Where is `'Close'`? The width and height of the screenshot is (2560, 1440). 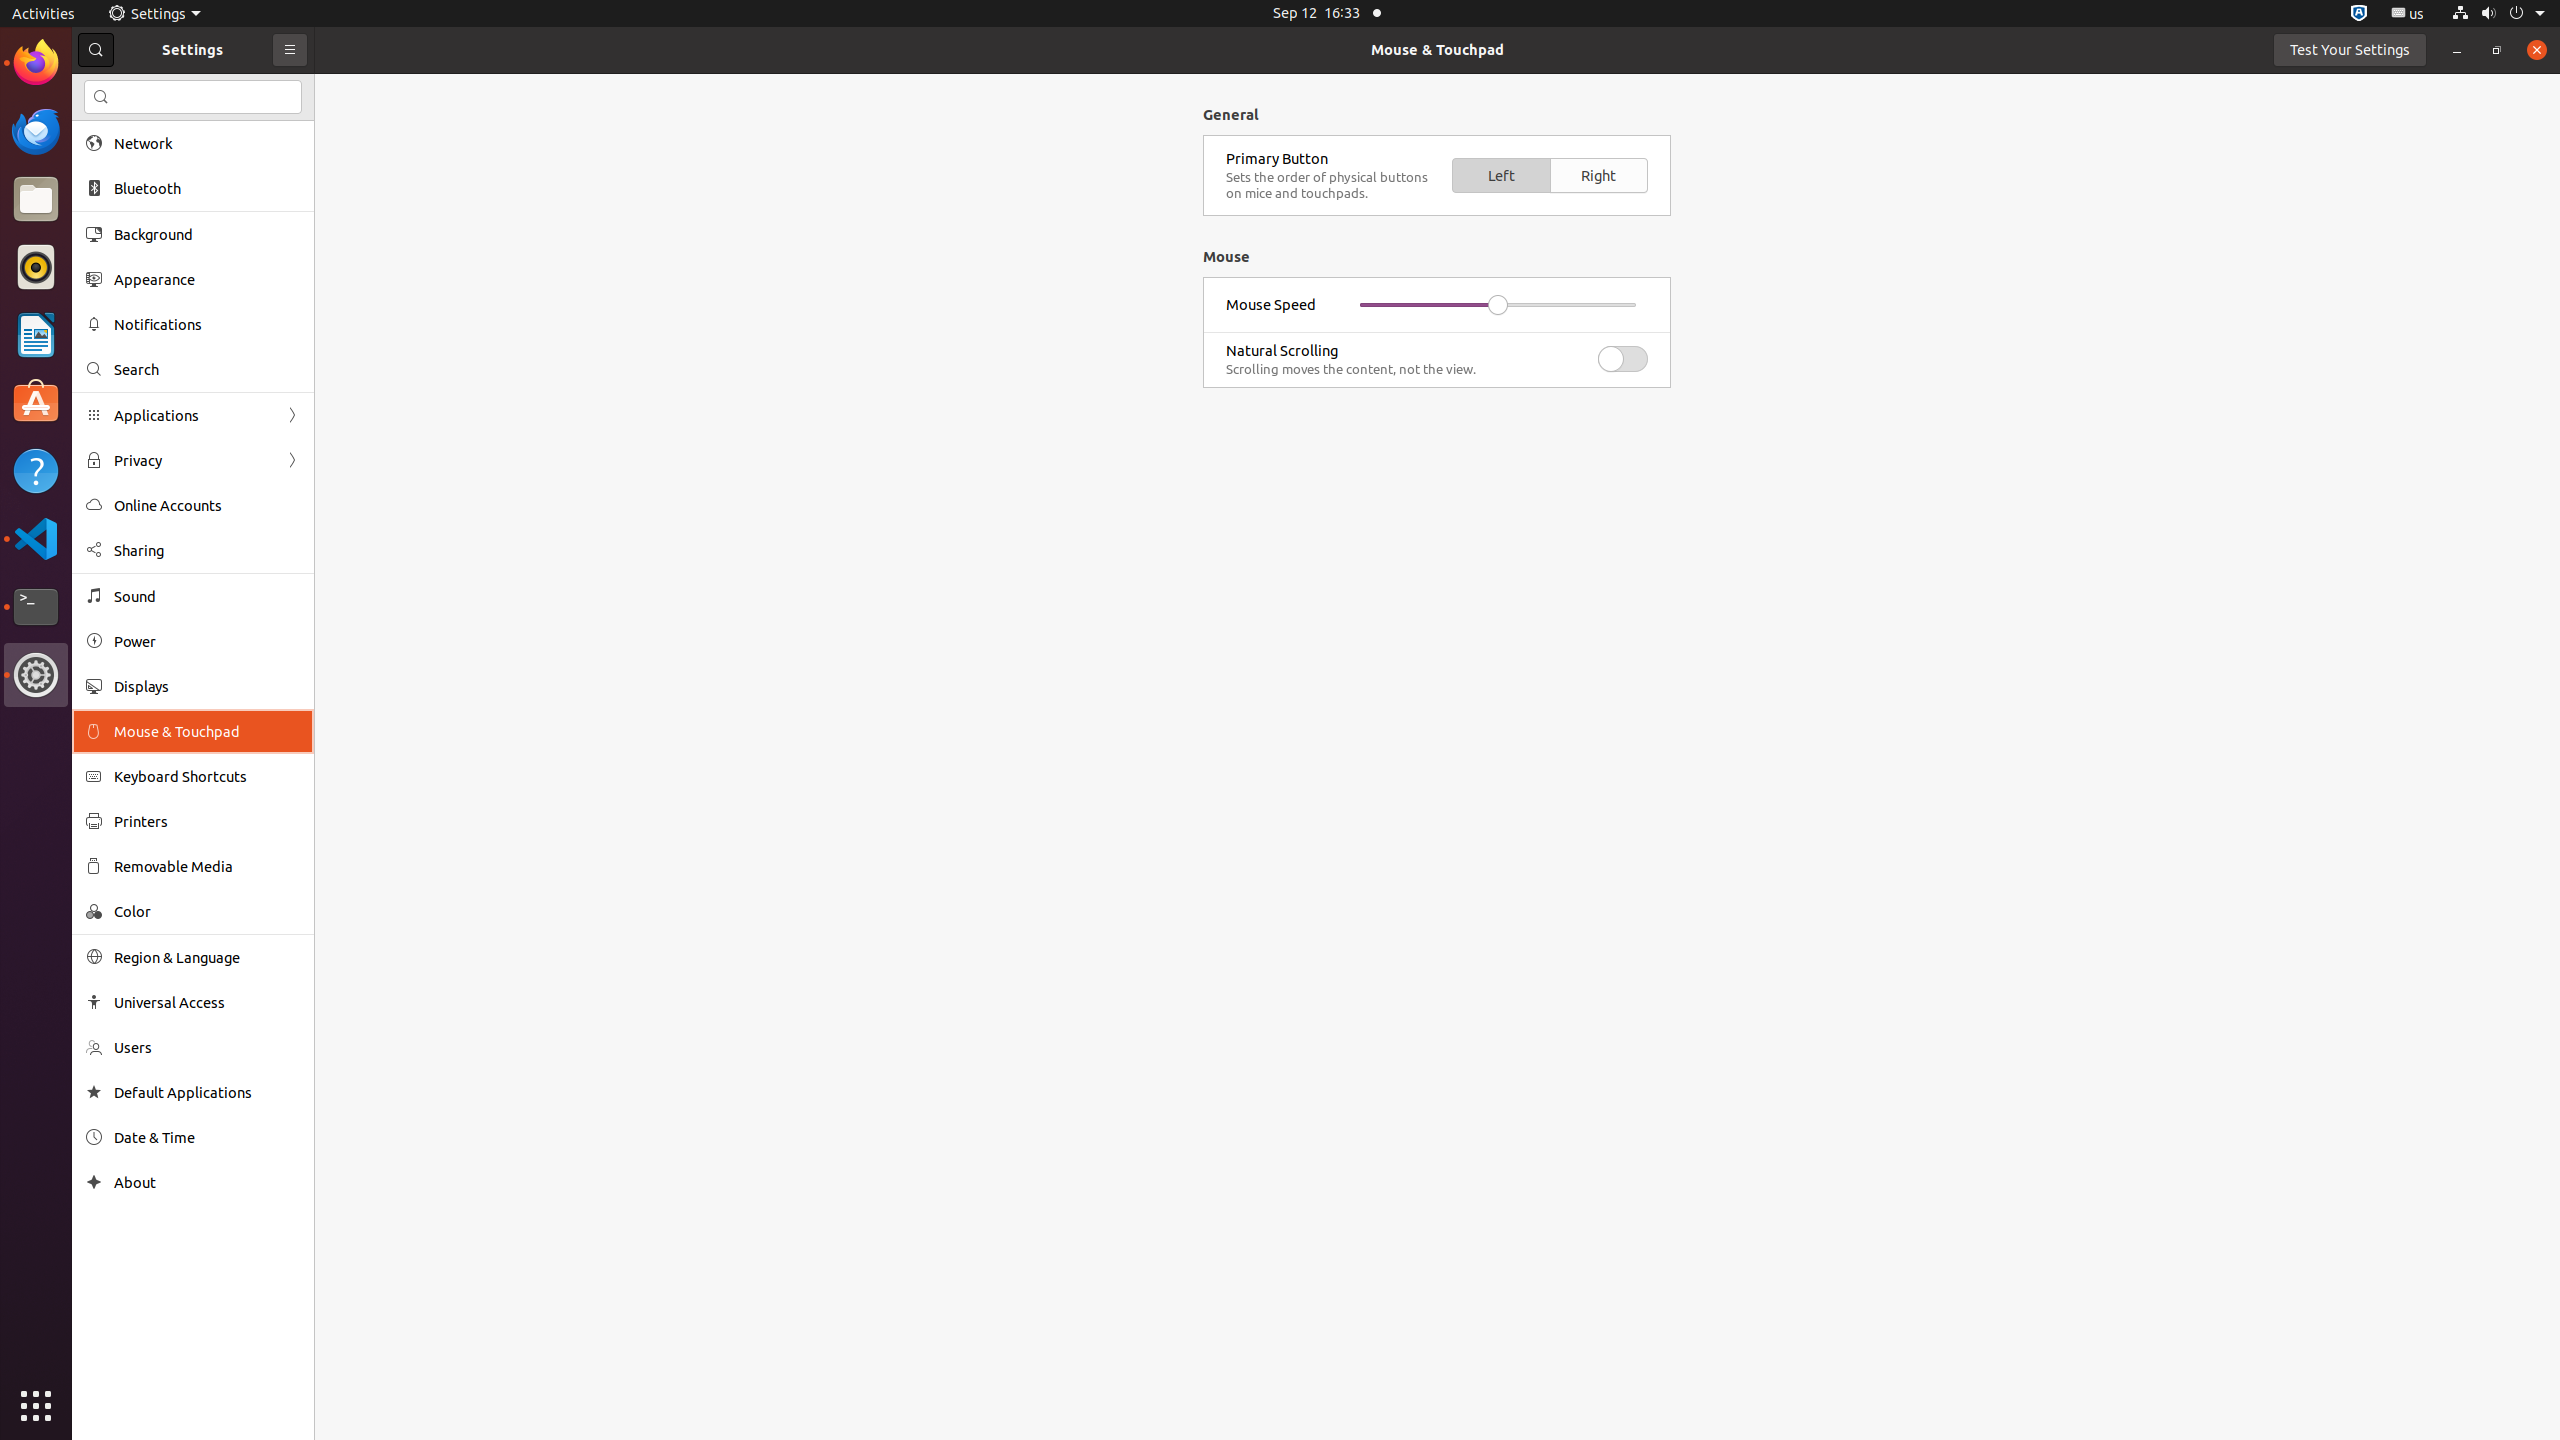 'Close' is located at coordinates (2535, 49).